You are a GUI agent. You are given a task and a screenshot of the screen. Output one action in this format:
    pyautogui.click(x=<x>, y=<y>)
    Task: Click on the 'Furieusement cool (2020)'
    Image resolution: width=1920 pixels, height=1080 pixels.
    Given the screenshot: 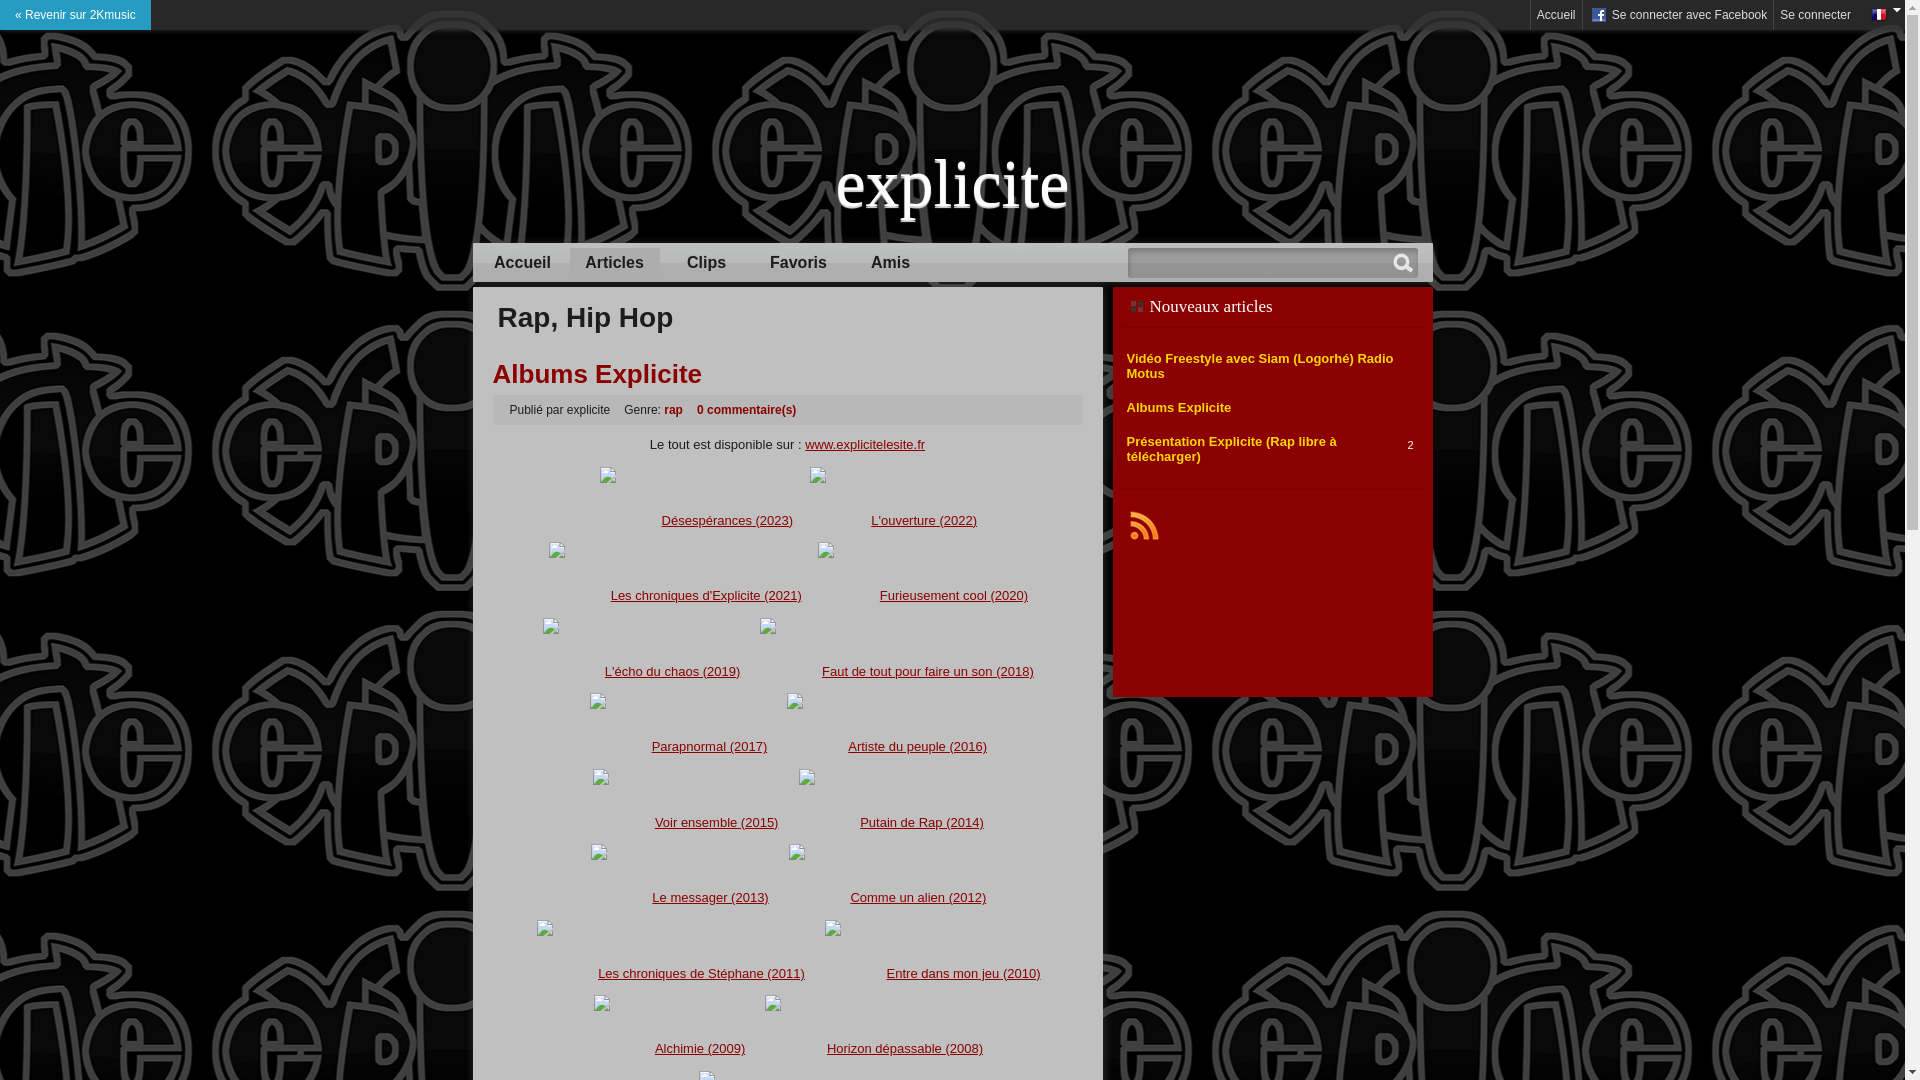 What is the action you would take?
    pyautogui.click(x=953, y=594)
    